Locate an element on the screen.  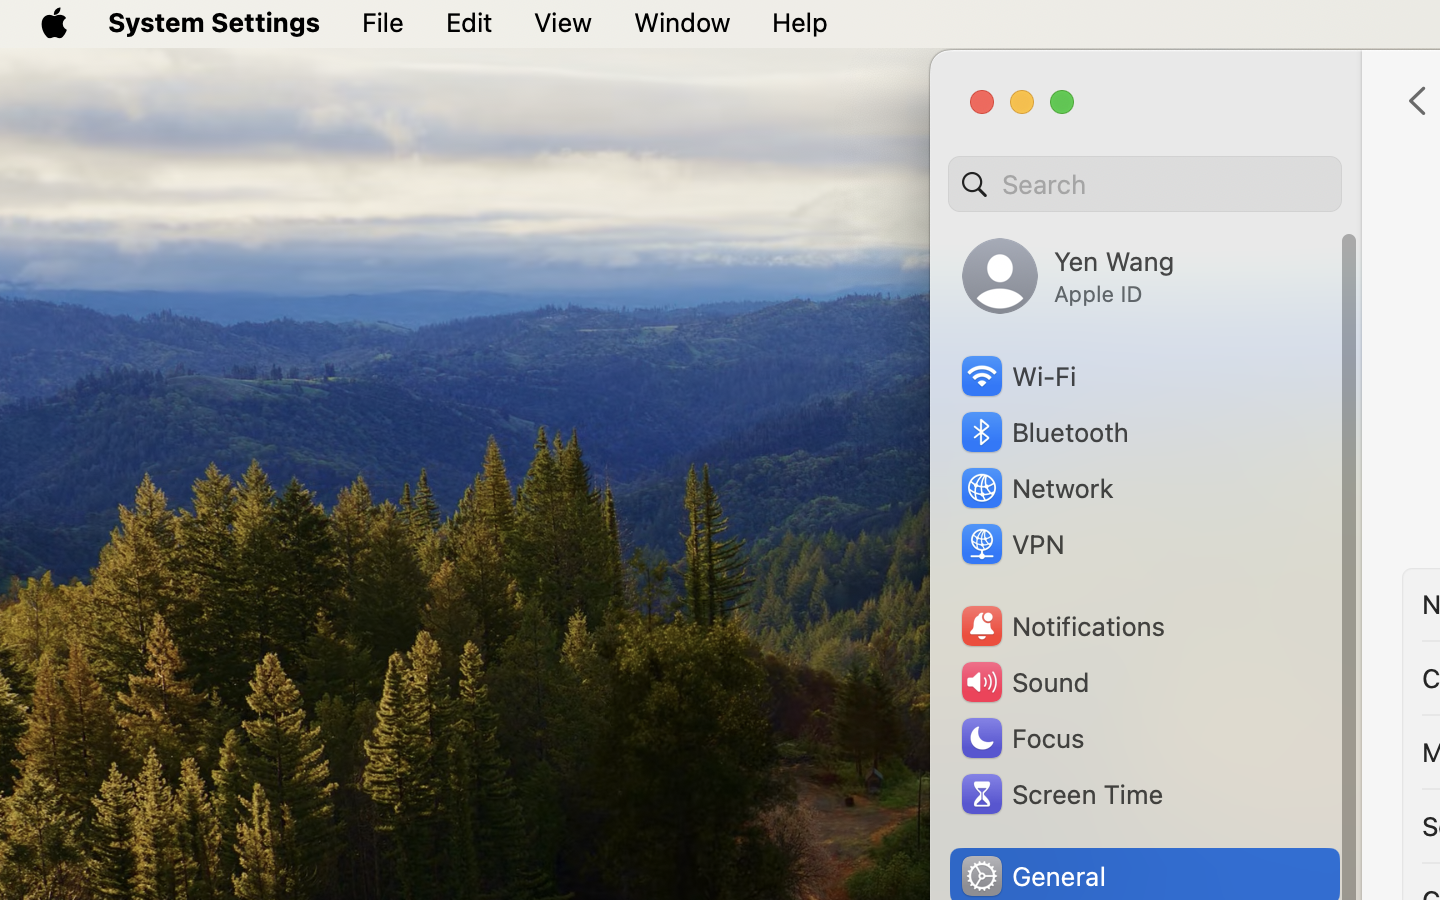
'Wi‑Fi' is located at coordinates (1016, 376).